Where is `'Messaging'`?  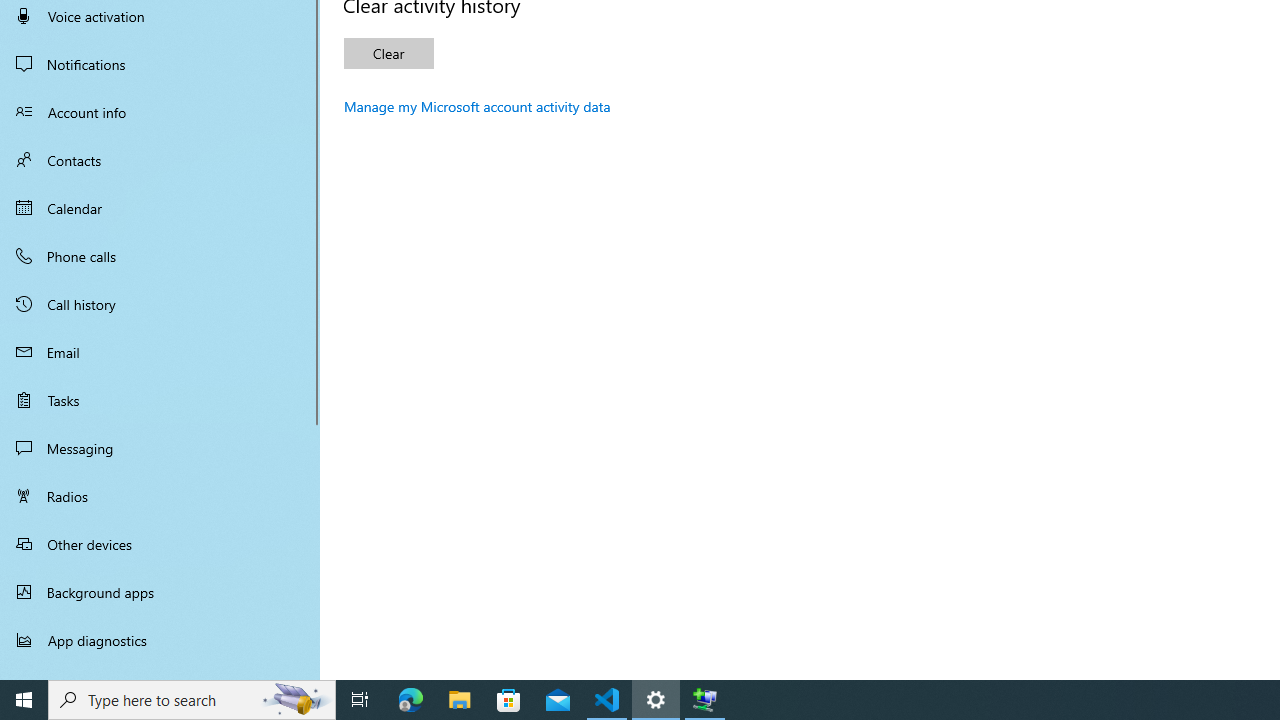 'Messaging' is located at coordinates (160, 447).